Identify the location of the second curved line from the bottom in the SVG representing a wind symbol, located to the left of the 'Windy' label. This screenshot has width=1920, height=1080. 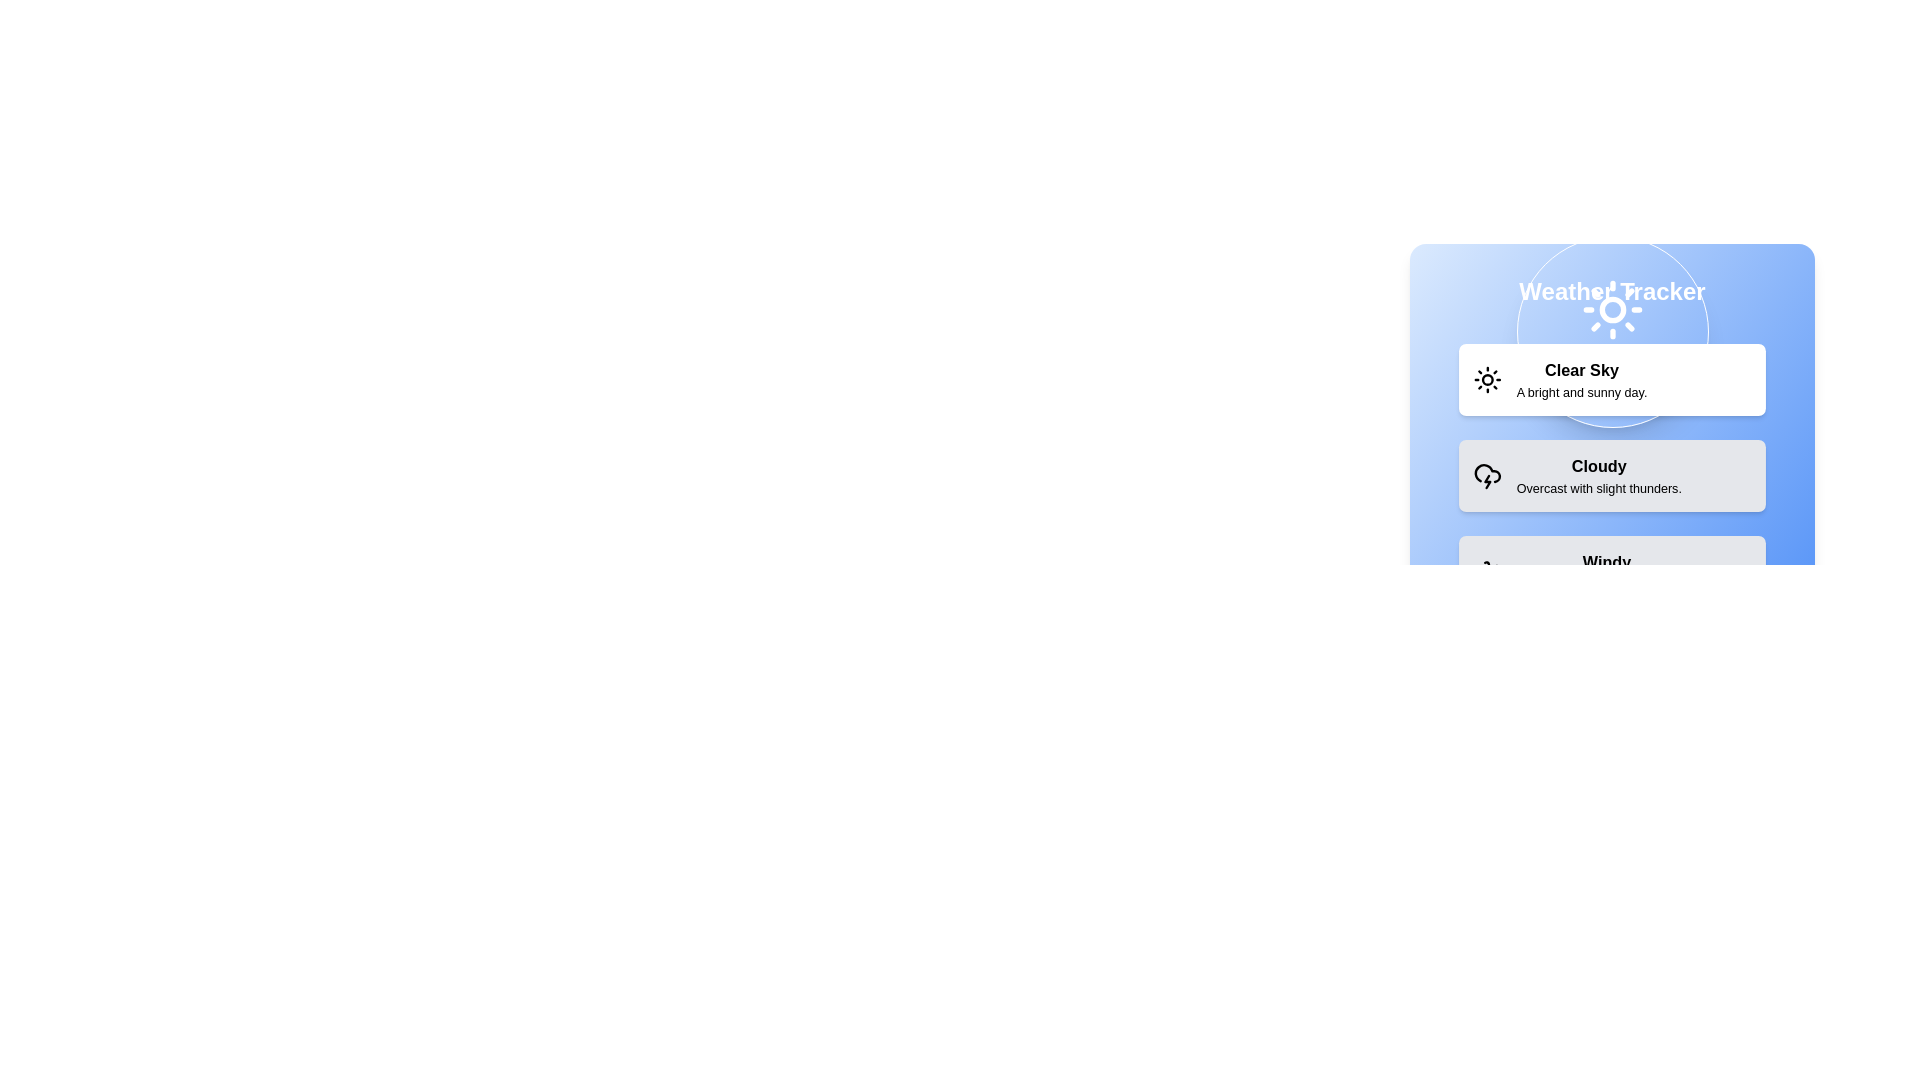
(1487, 569).